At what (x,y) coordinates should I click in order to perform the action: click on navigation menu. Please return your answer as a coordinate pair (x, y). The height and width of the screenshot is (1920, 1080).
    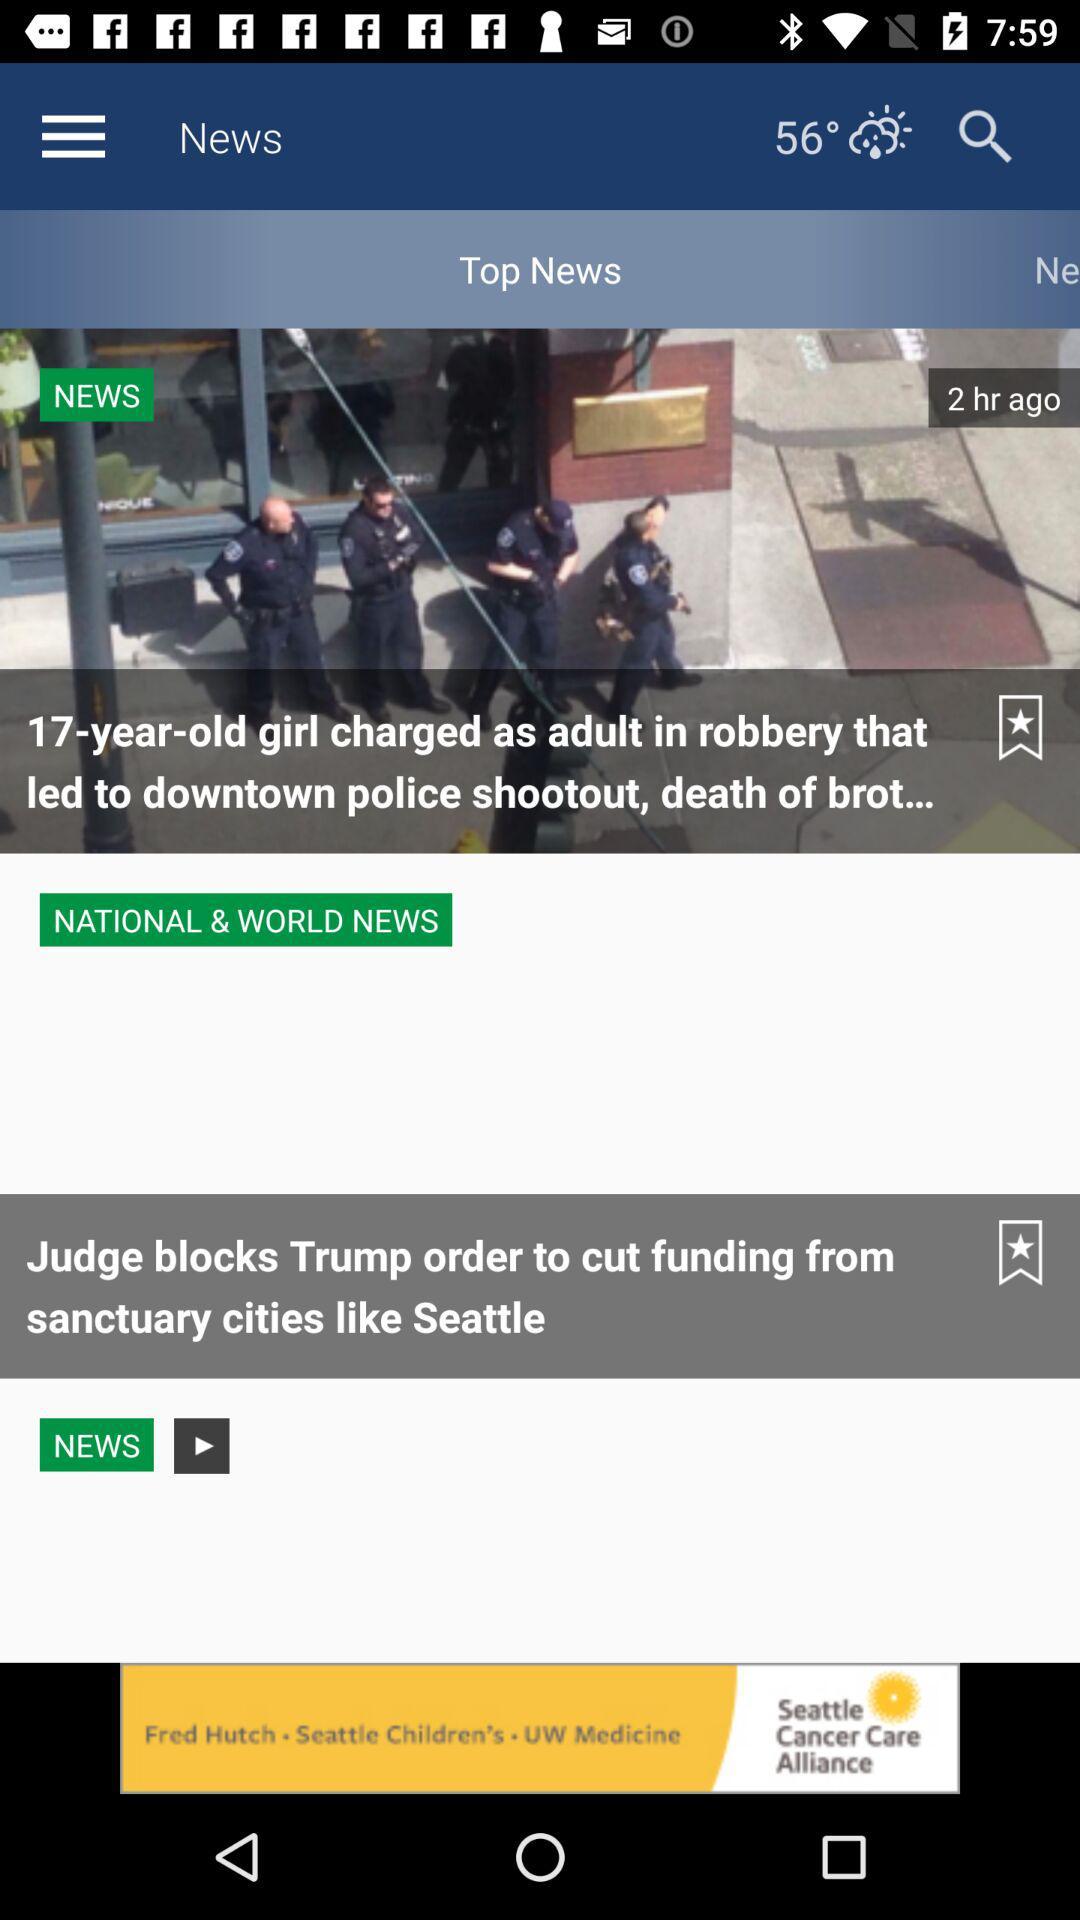
    Looking at the image, I should click on (72, 135).